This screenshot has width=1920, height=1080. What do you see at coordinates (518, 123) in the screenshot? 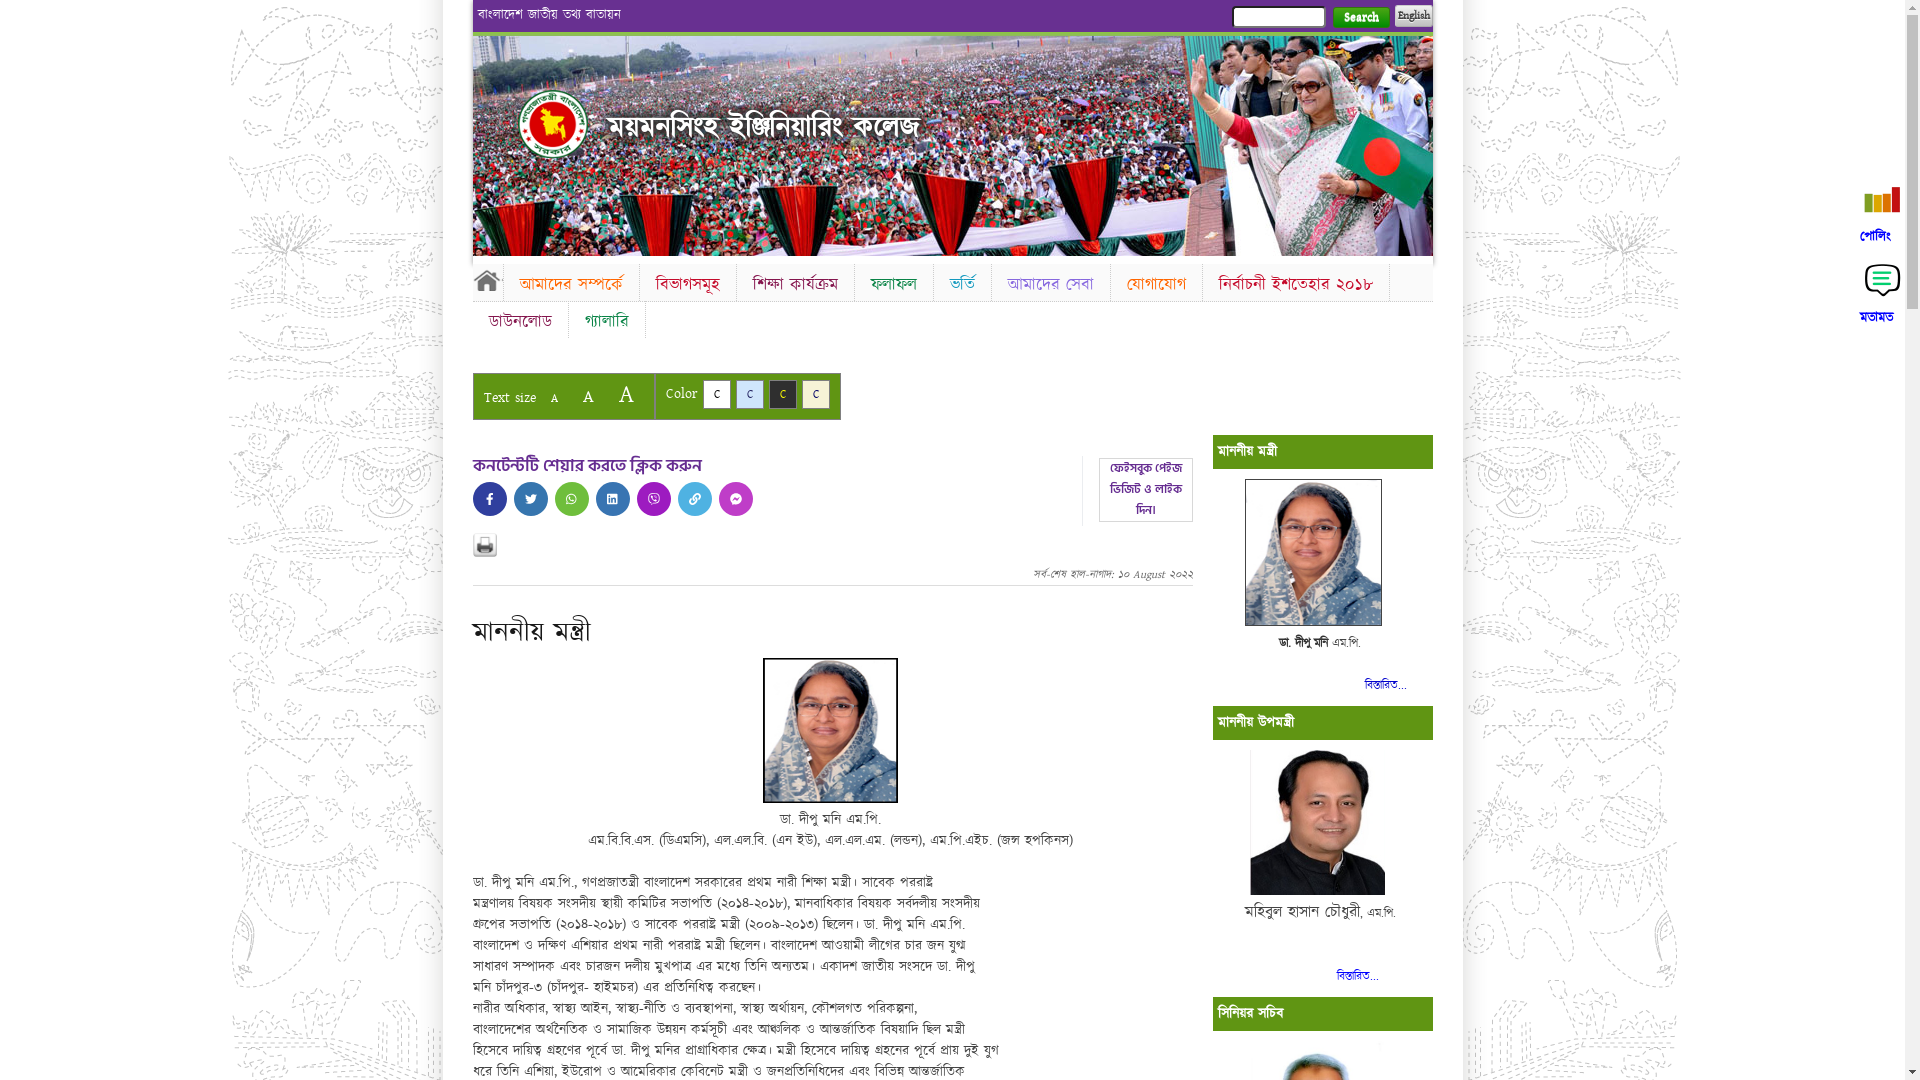
I see `'Home'` at bounding box center [518, 123].